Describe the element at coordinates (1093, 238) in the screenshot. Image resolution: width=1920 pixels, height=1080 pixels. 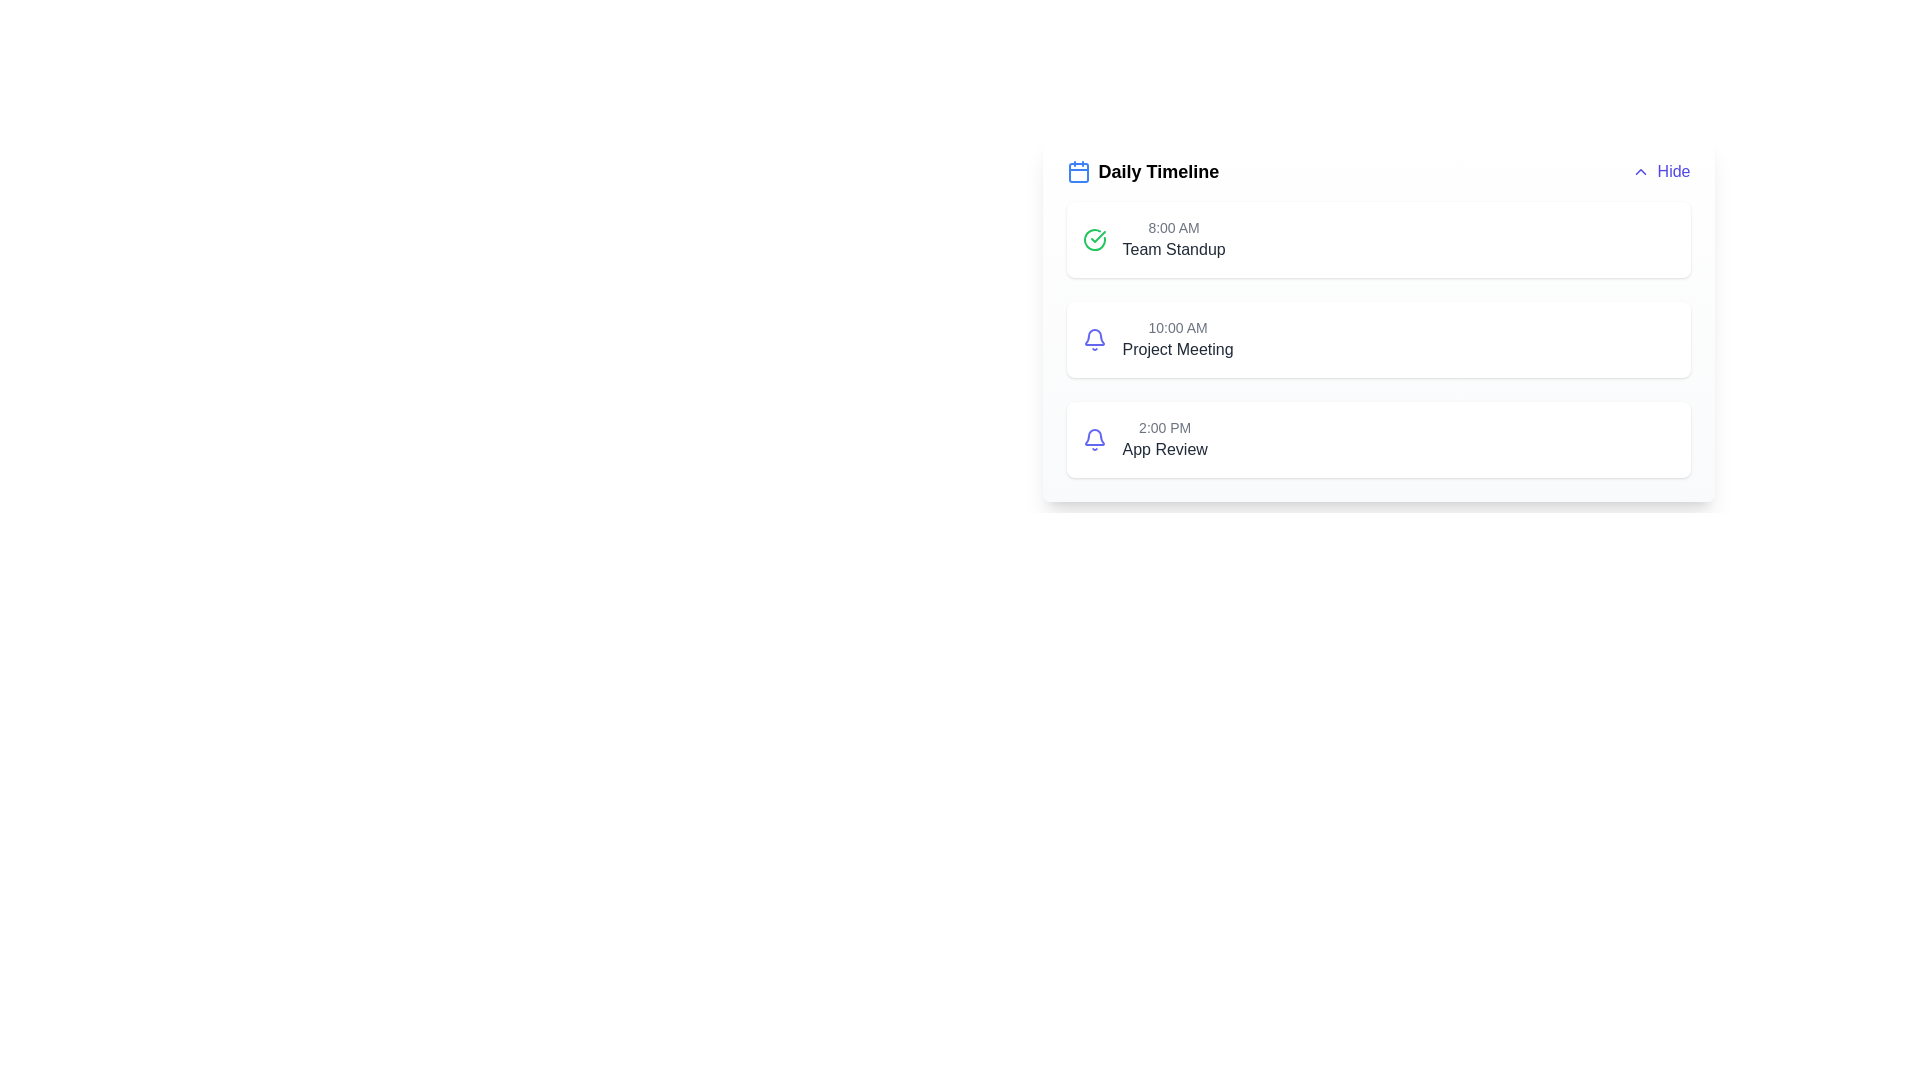
I see `the 'Team Standup' task icon located on the left side of the task entry under 'Daily Timeline'` at that location.